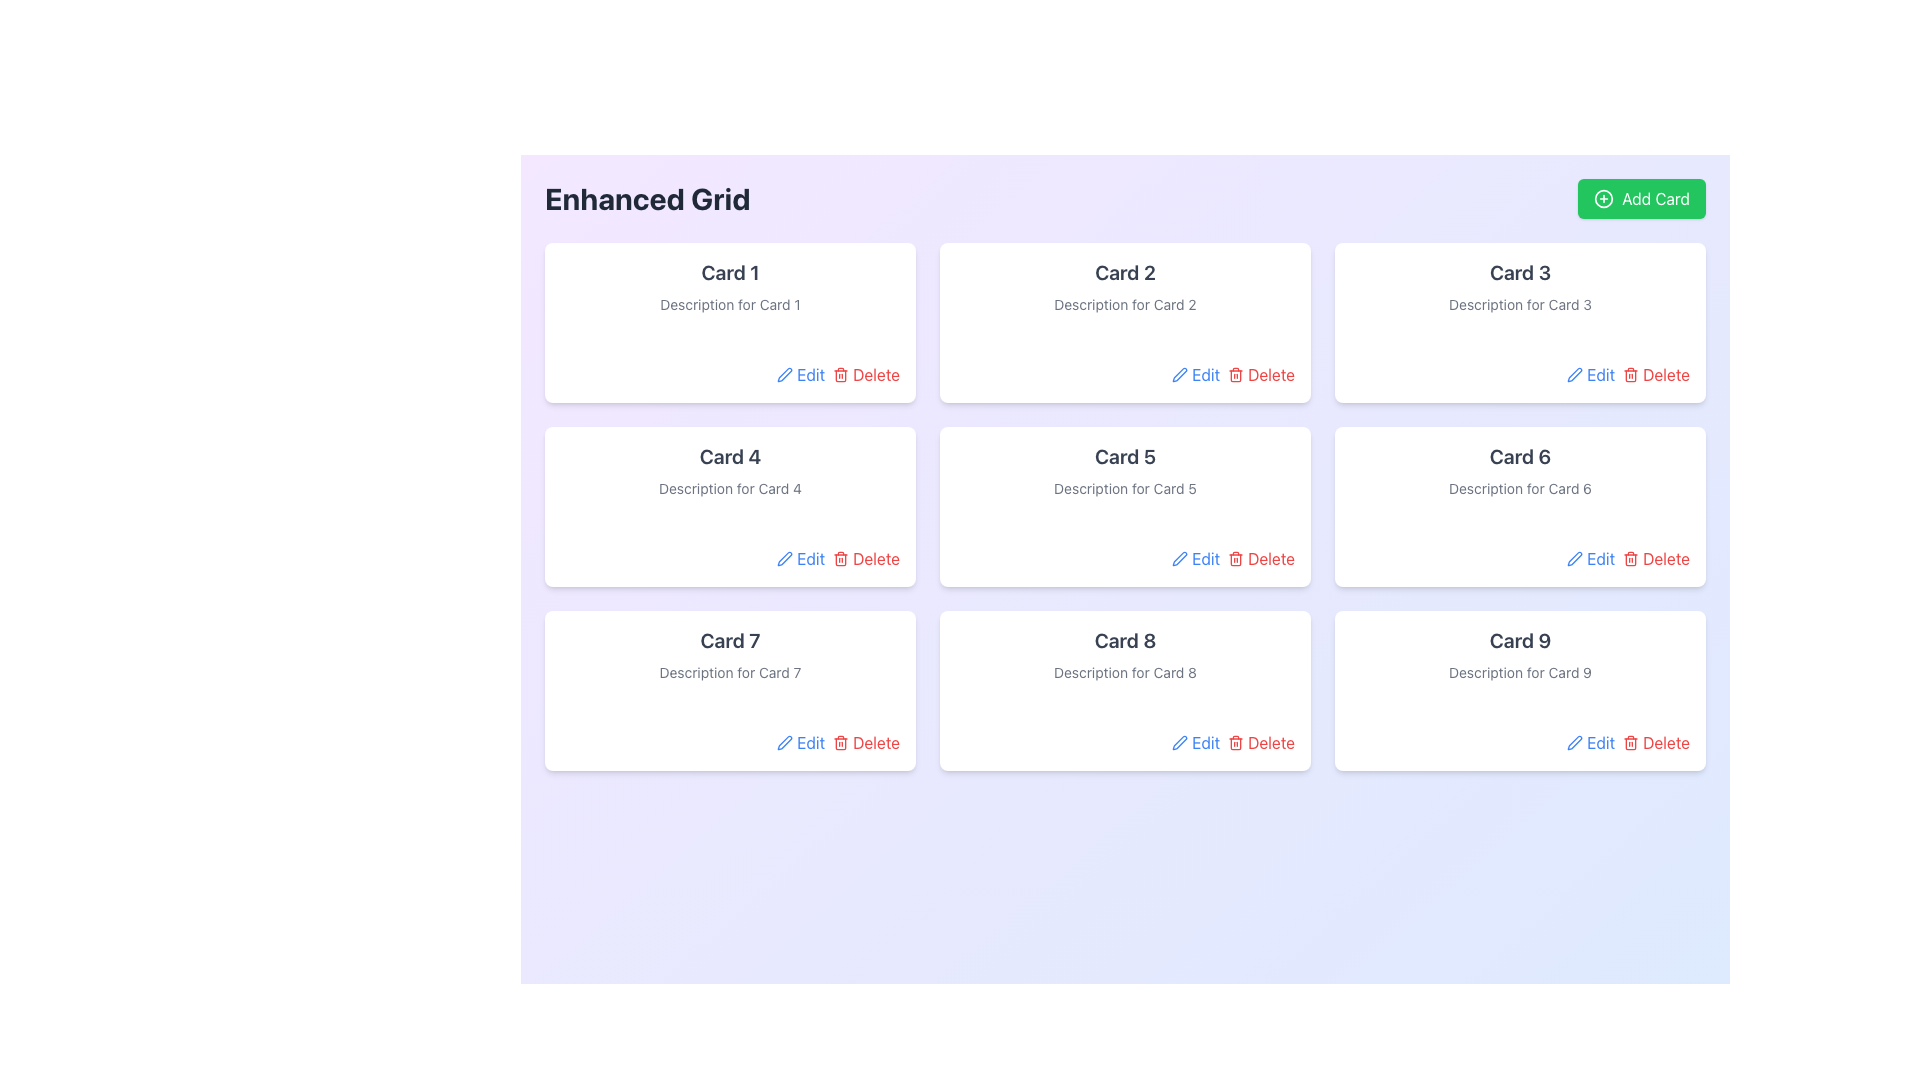  Describe the element at coordinates (1656, 743) in the screenshot. I see `the delete button located at the bottom-right corner of Card 9` at that location.